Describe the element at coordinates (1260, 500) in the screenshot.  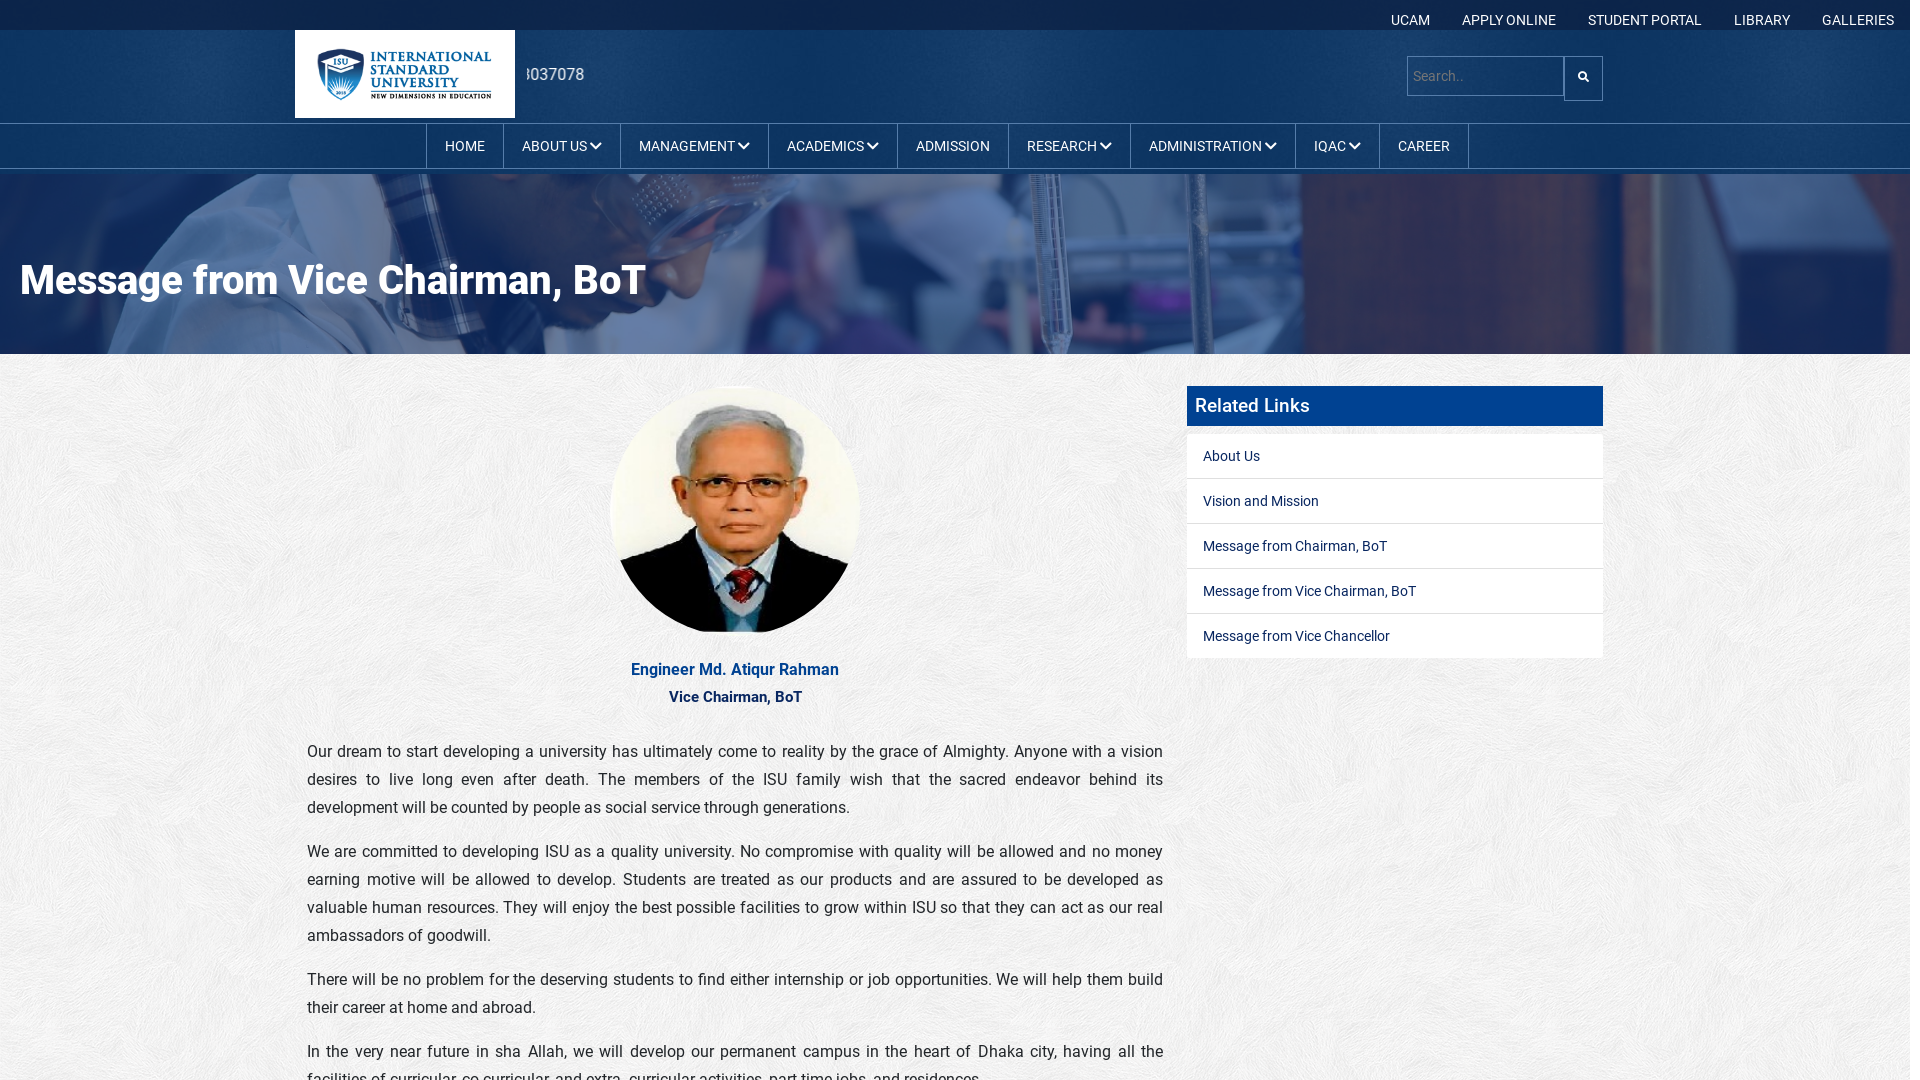
I see `'Vision and Mission'` at that location.